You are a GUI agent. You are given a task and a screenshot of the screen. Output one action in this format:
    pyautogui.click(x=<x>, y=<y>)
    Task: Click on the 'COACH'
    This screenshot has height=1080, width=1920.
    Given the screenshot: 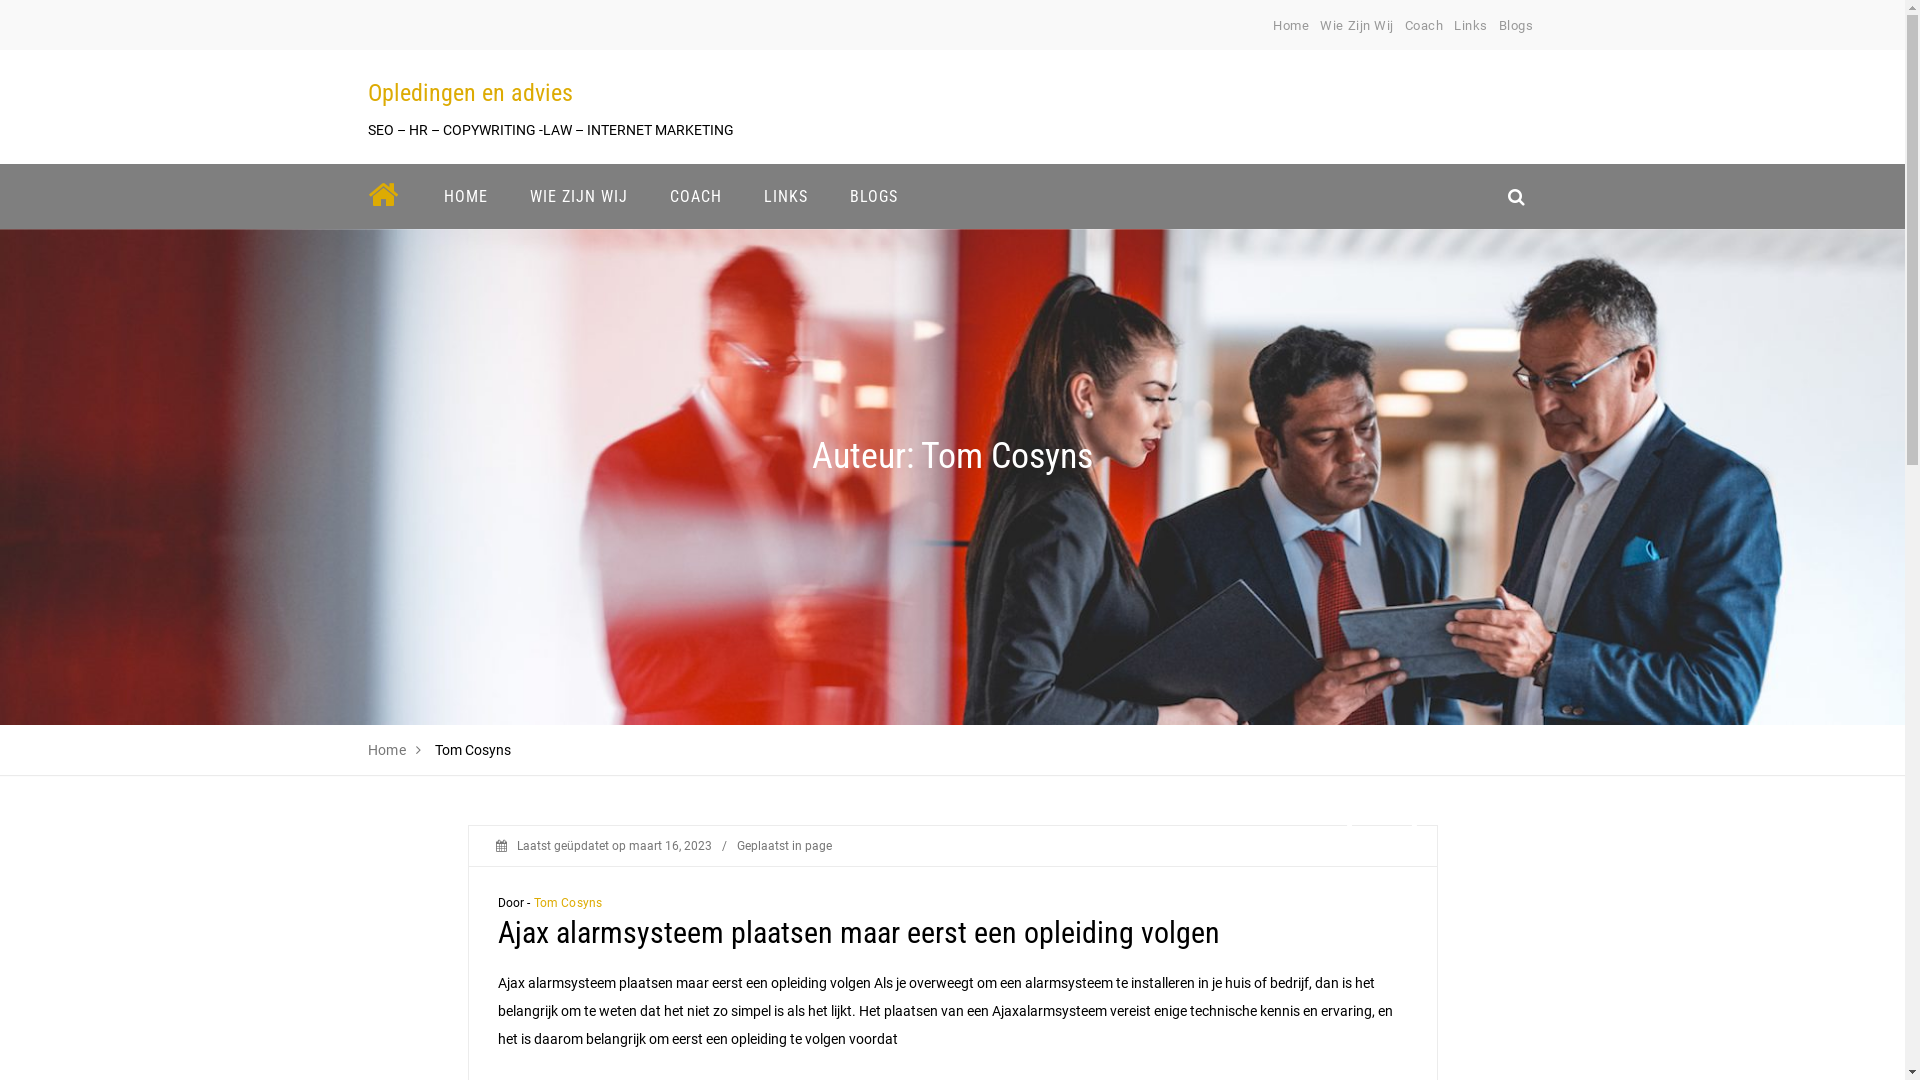 What is the action you would take?
    pyautogui.click(x=695, y=196)
    